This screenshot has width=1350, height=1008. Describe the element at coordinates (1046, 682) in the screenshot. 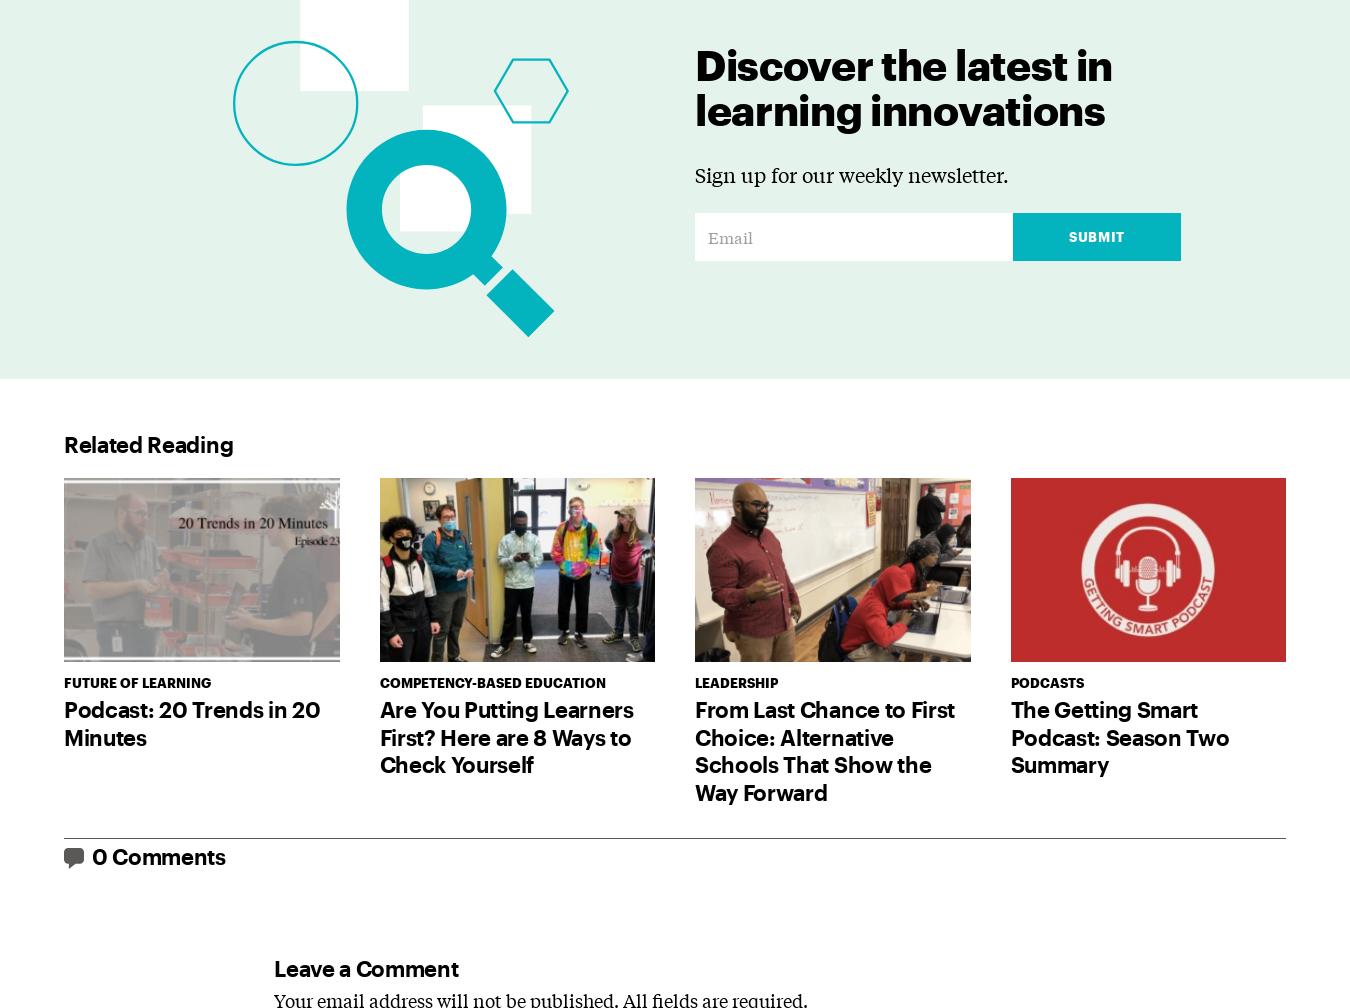

I see `'Podcasts'` at that location.